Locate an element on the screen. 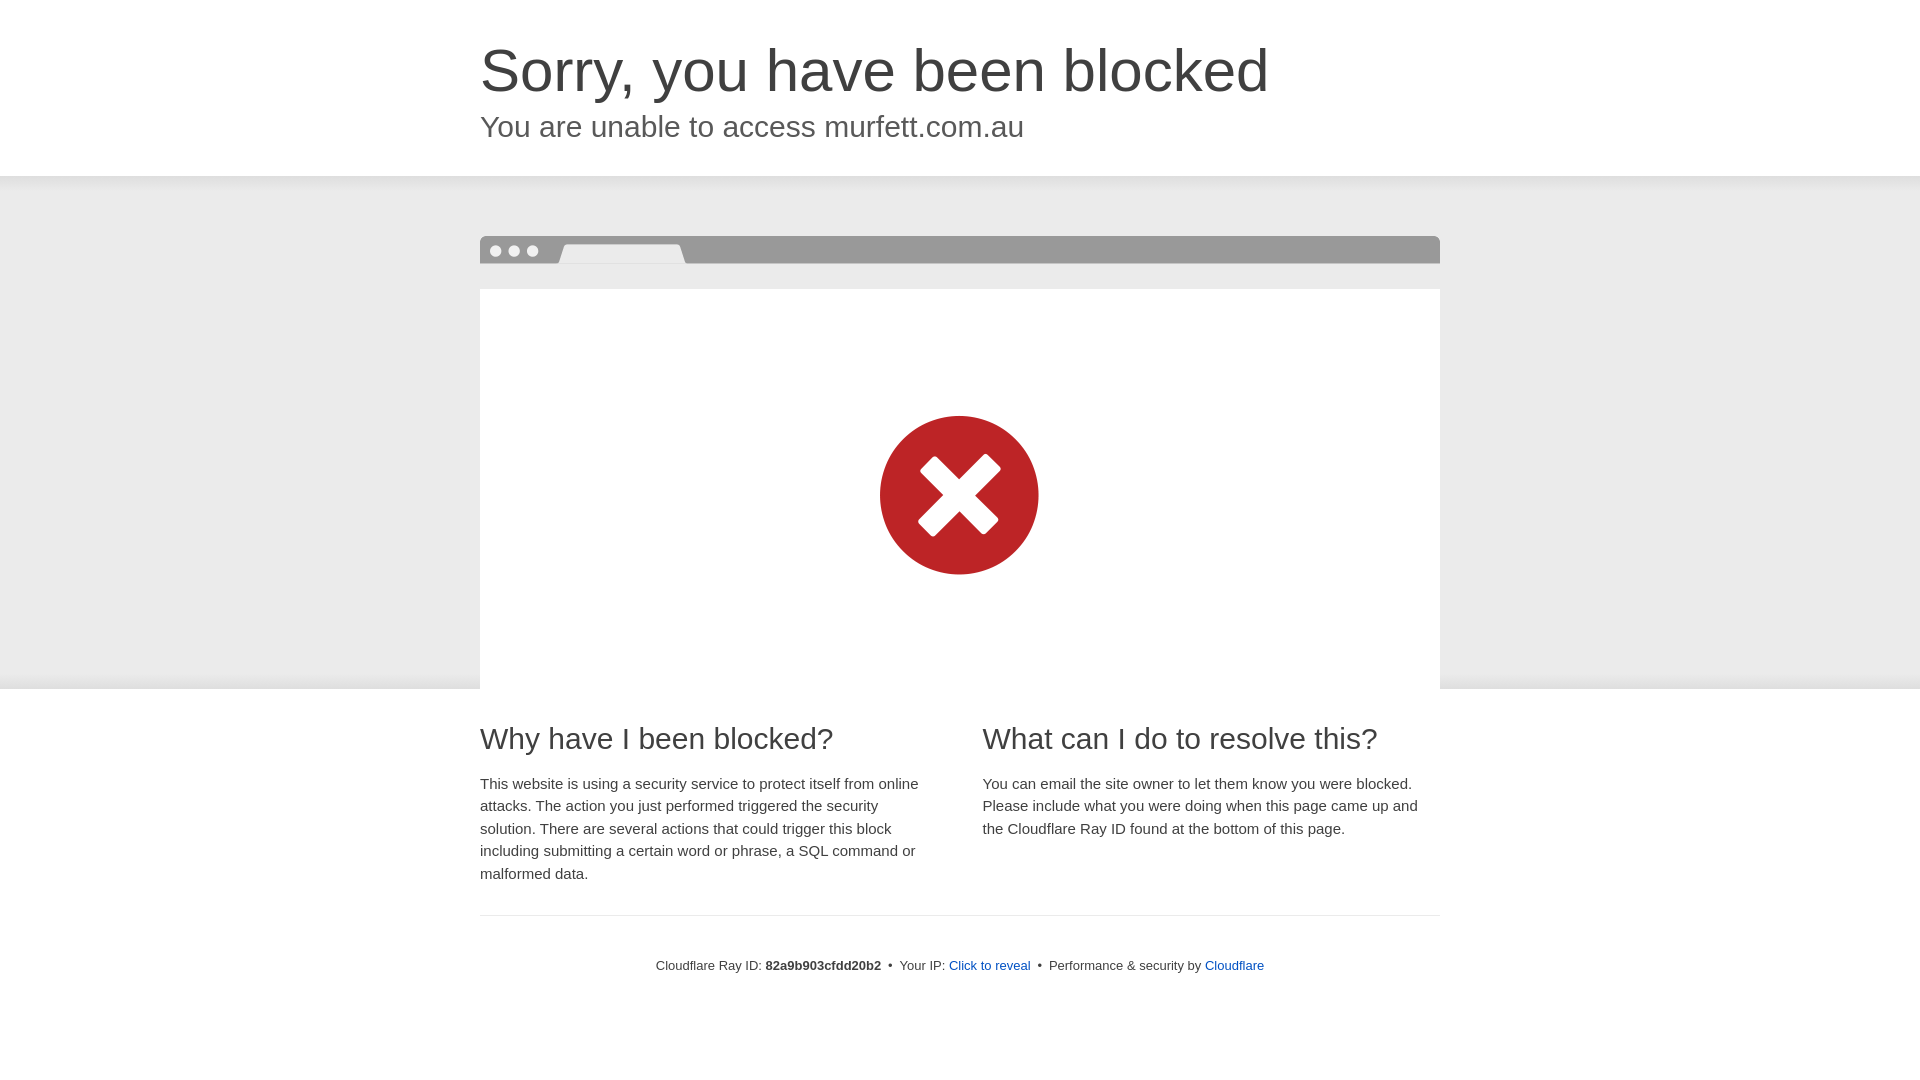 The height and width of the screenshot is (1080, 1920). 'Click to reveal' is located at coordinates (948, 964).